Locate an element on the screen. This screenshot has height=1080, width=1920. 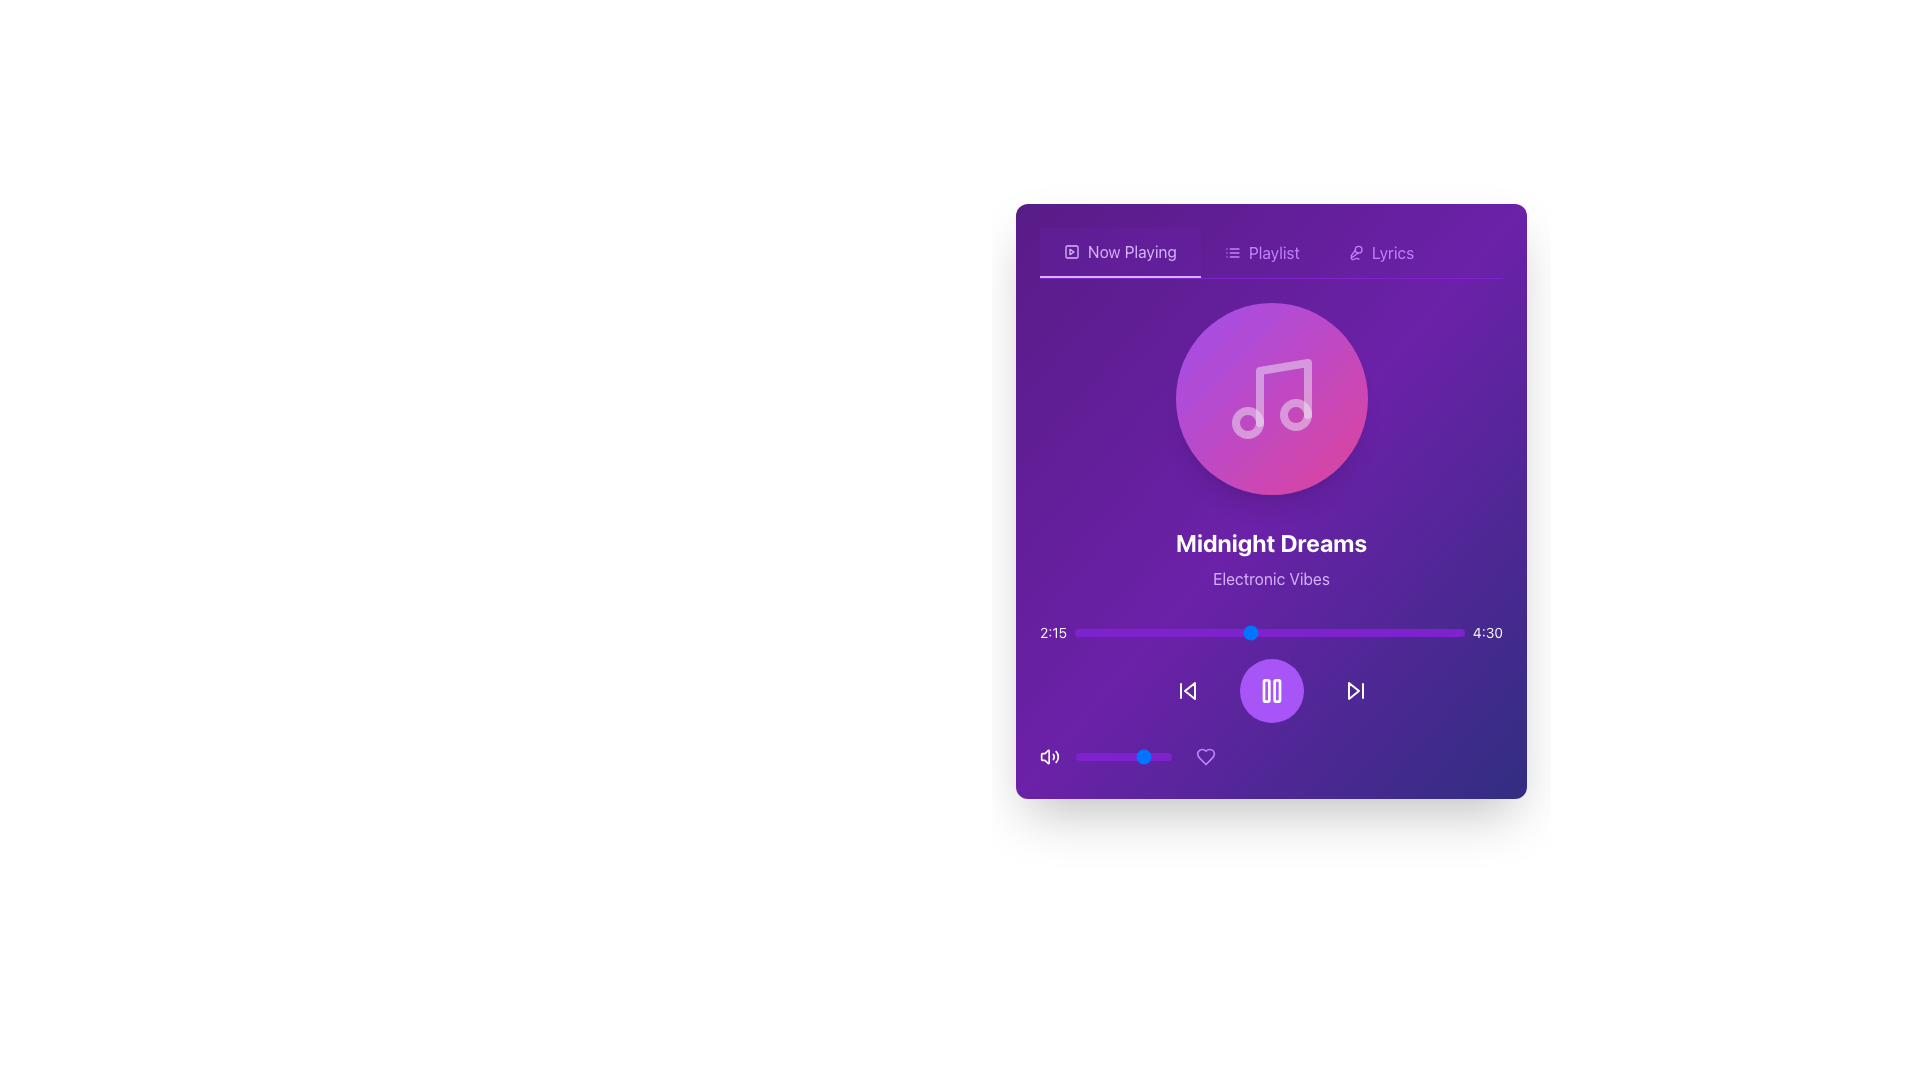
the heart icon located in the bottom section of the music player interface is located at coordinates (1204, 756).